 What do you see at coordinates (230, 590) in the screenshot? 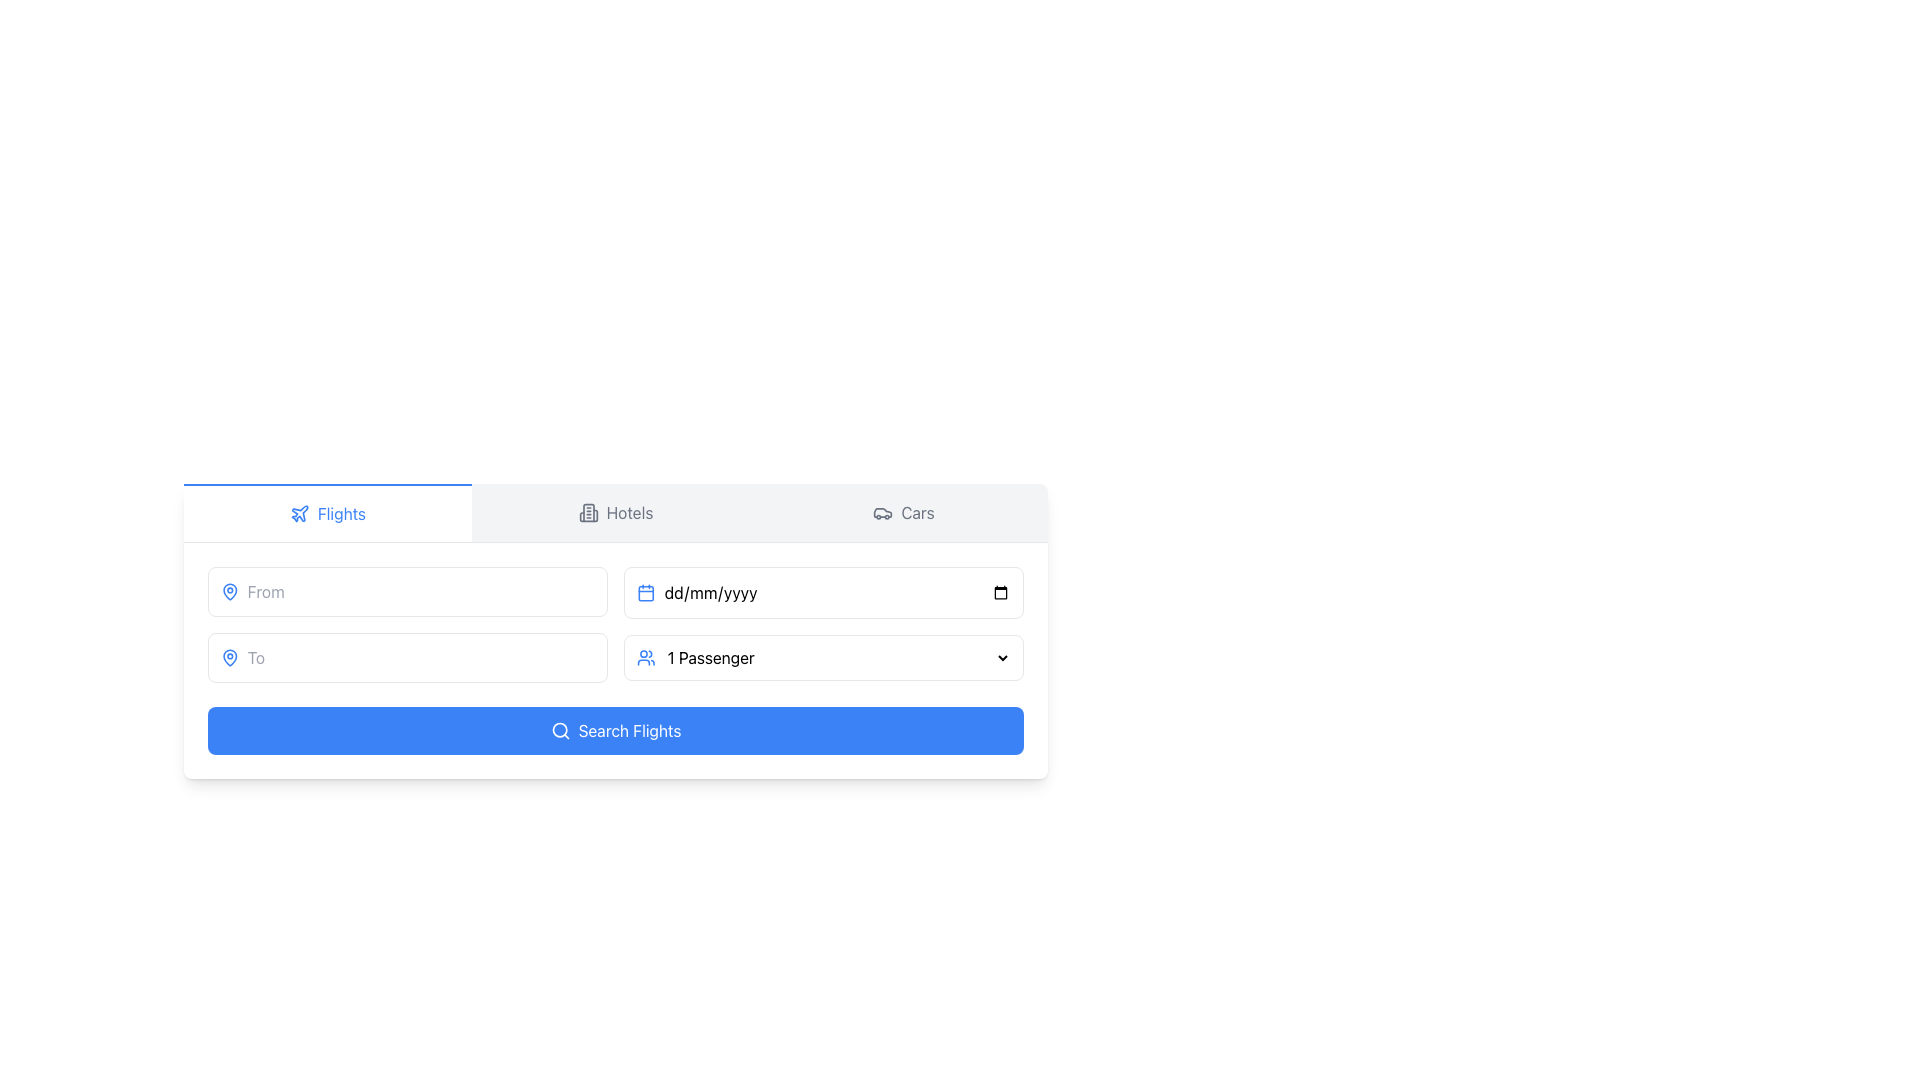
I see `the SVG icon representing the 'From' field, located next to the 'From' text field in the first row of options` at bounding box center [230, 590].